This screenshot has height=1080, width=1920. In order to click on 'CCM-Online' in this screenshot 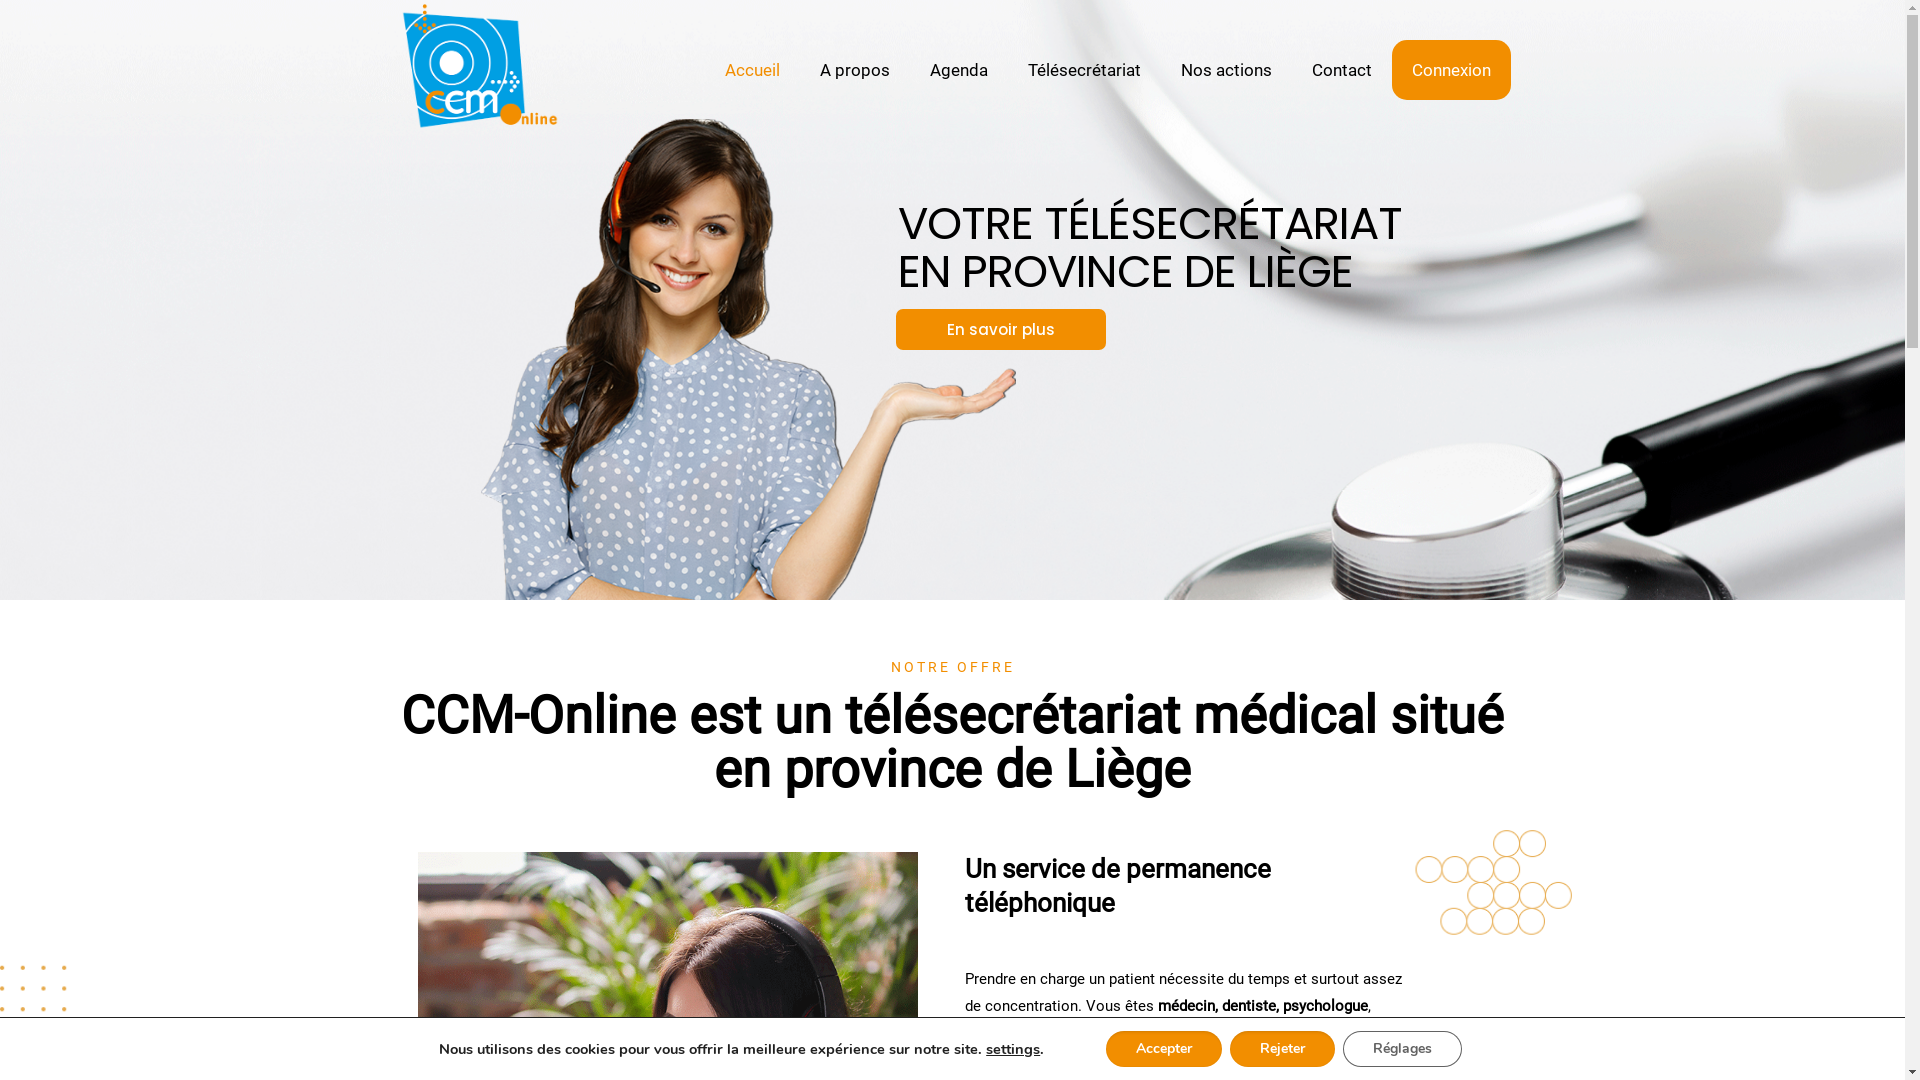, I will do `click(477, 68)`.